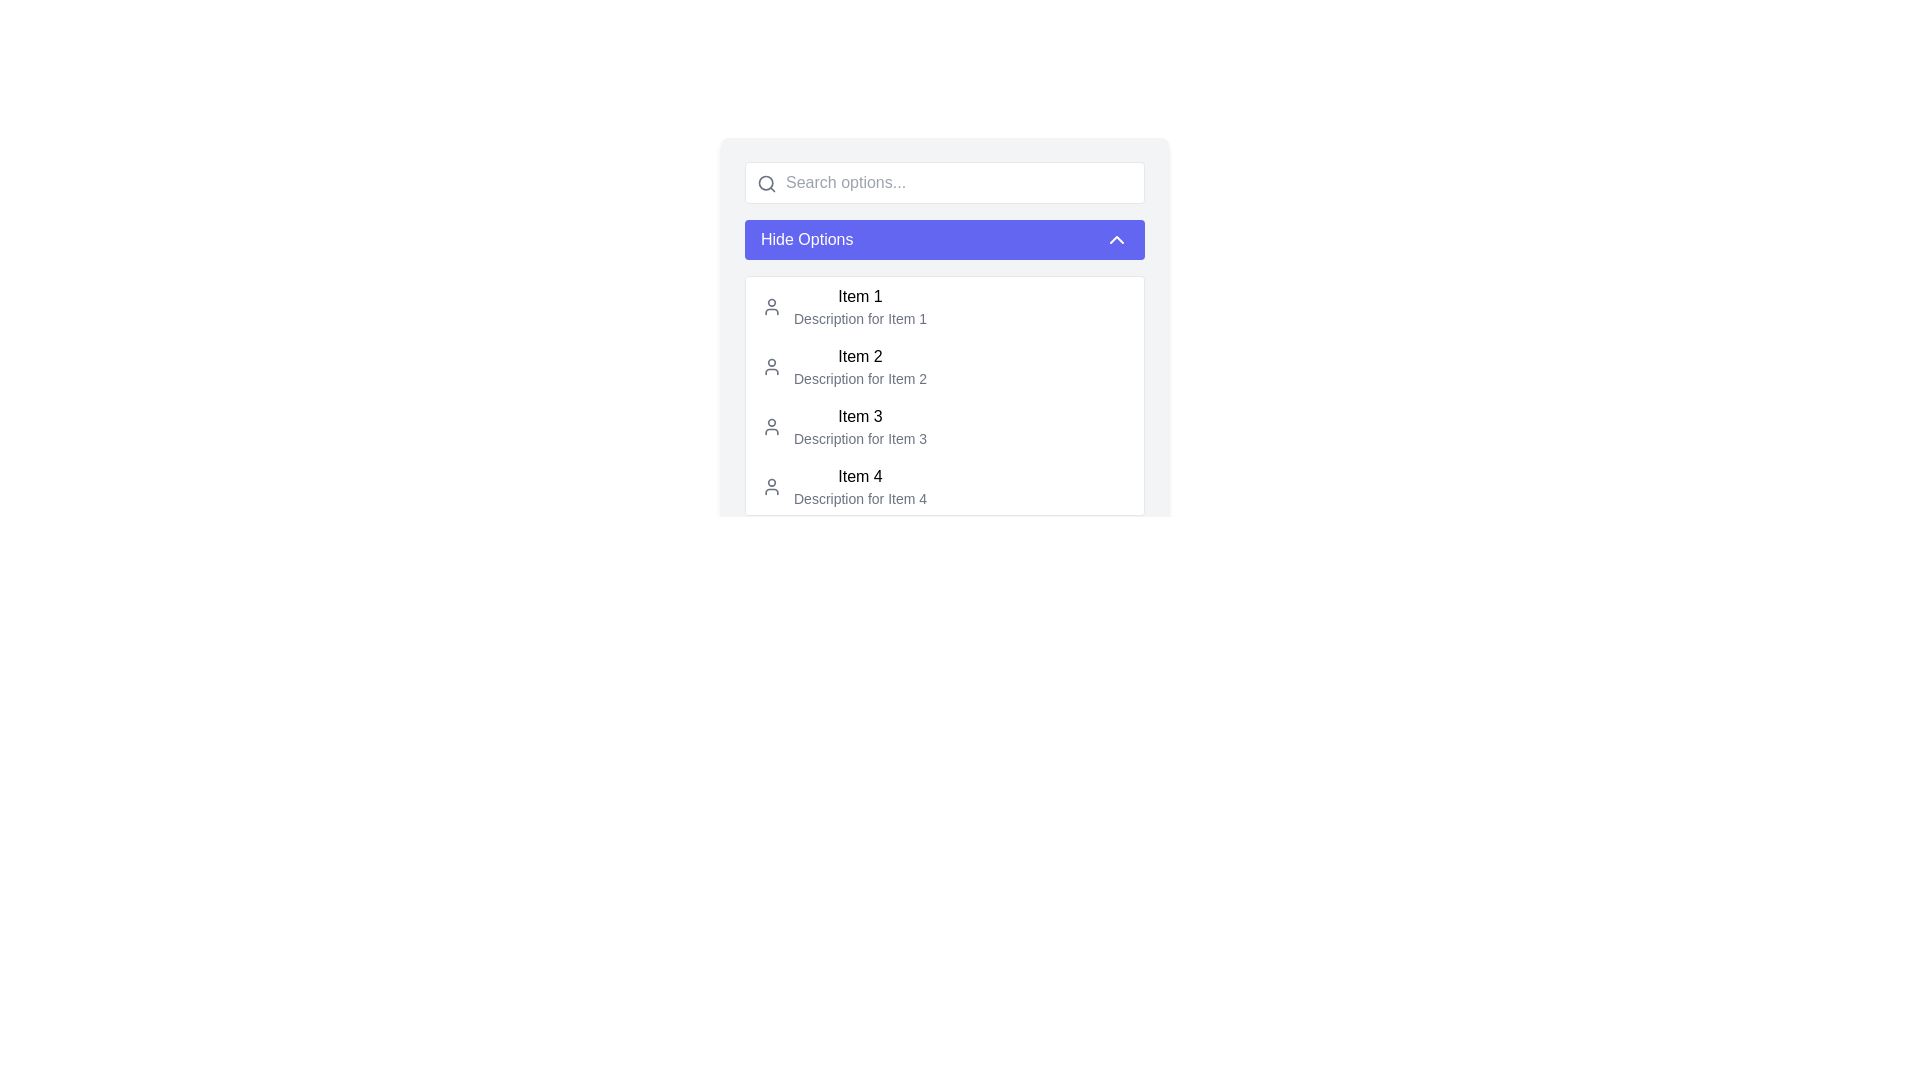 The height and width of the screenshot is (1080, 1920). What do you see at coordinates (1116, 238) in the screenshot?
I see `the upward-pointing chevron icon, styled with white strokes over a blue background` at bounding box center [1116, 238].